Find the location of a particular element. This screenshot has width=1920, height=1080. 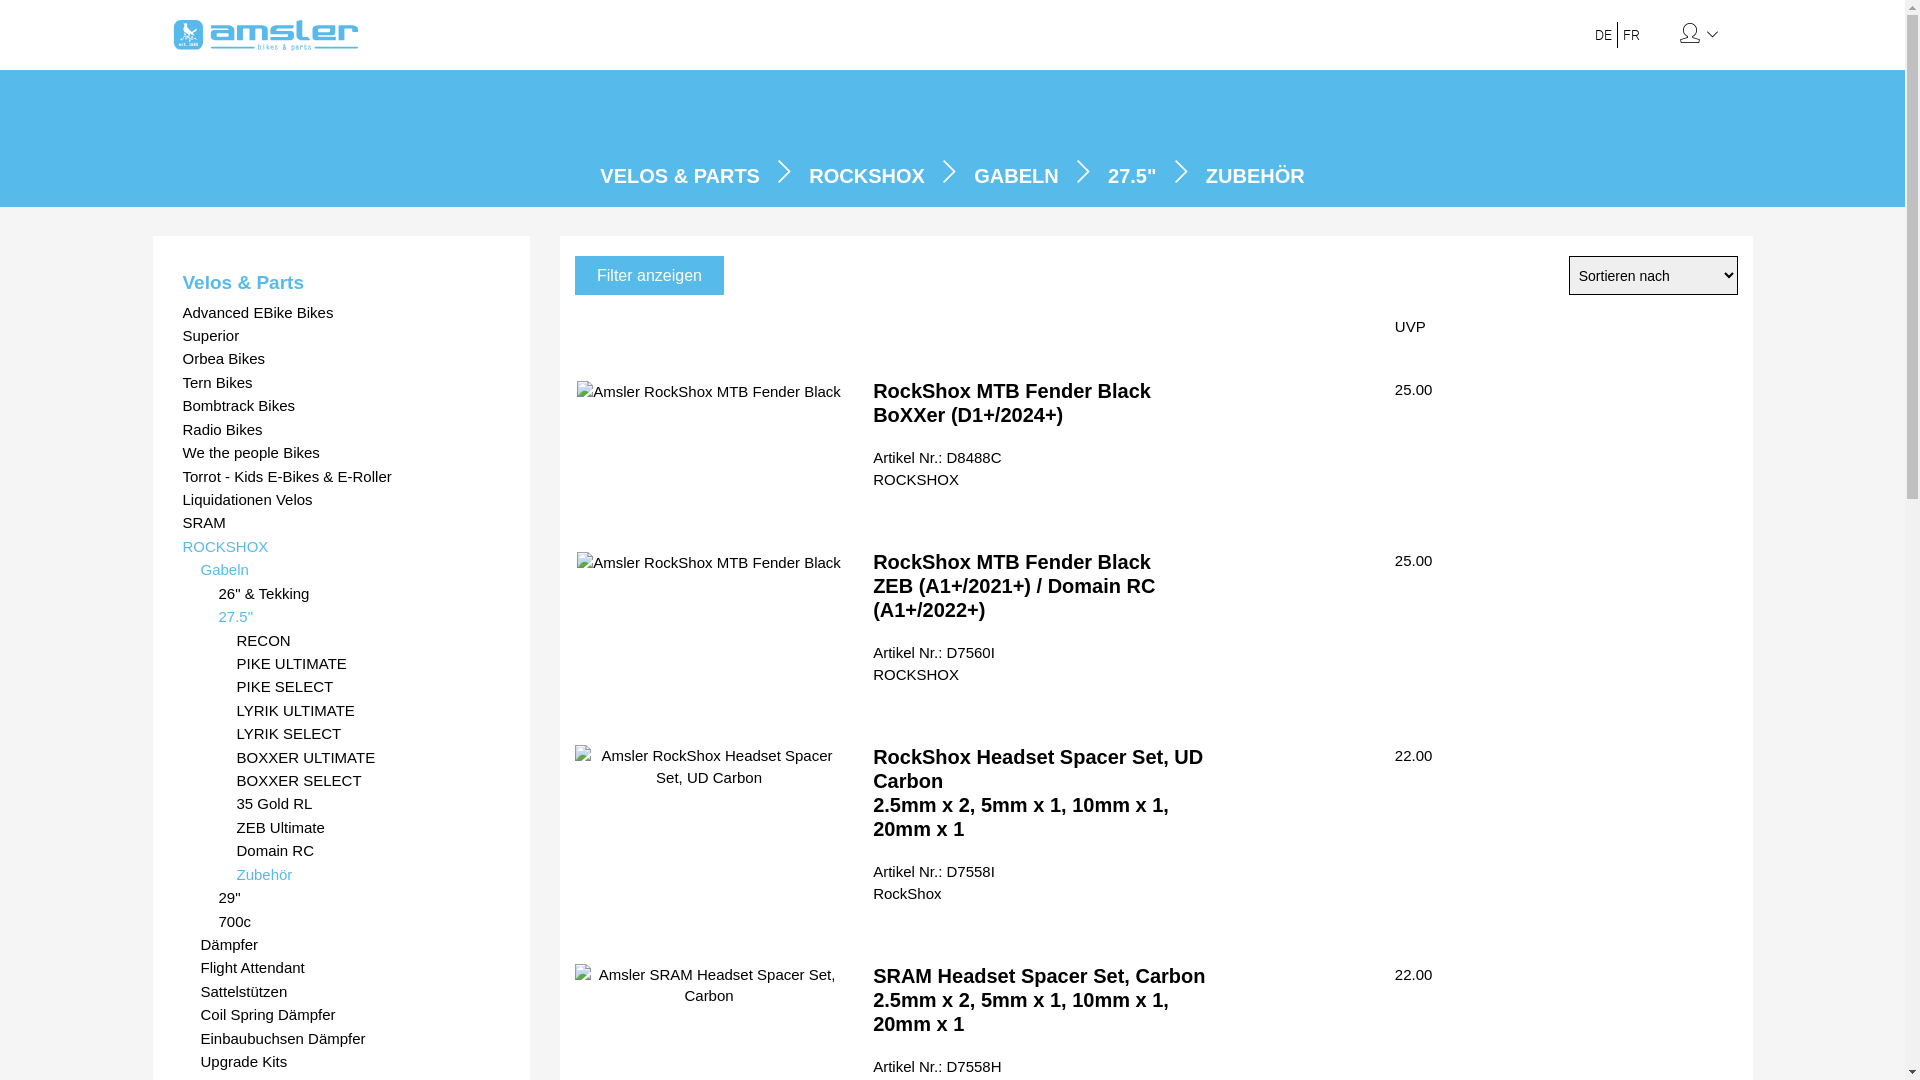

'RockShox MTB Fender Black' is located at coordinates (709, 562).